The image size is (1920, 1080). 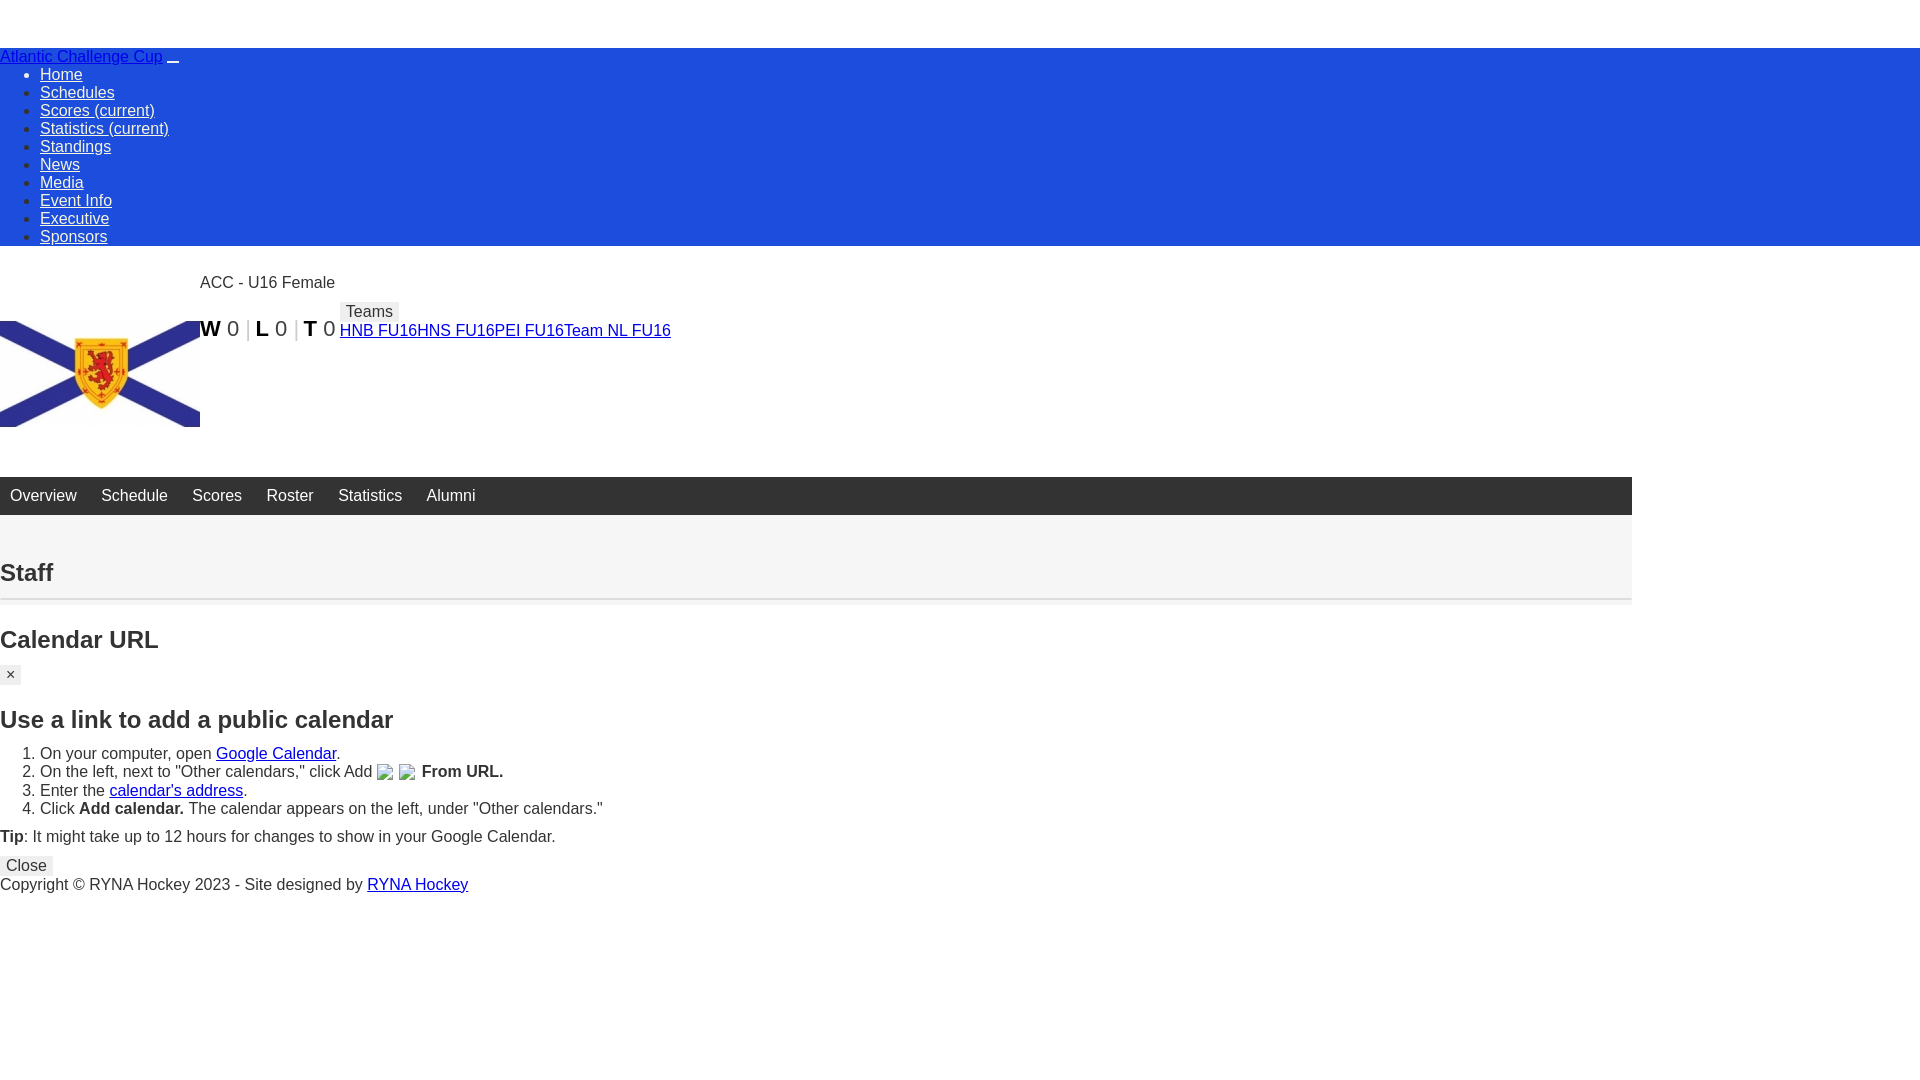 What do you see at coordinates (563, 329) in the screenshot?
I see `'Team NL FU16'` at bounding box center [563, 329].